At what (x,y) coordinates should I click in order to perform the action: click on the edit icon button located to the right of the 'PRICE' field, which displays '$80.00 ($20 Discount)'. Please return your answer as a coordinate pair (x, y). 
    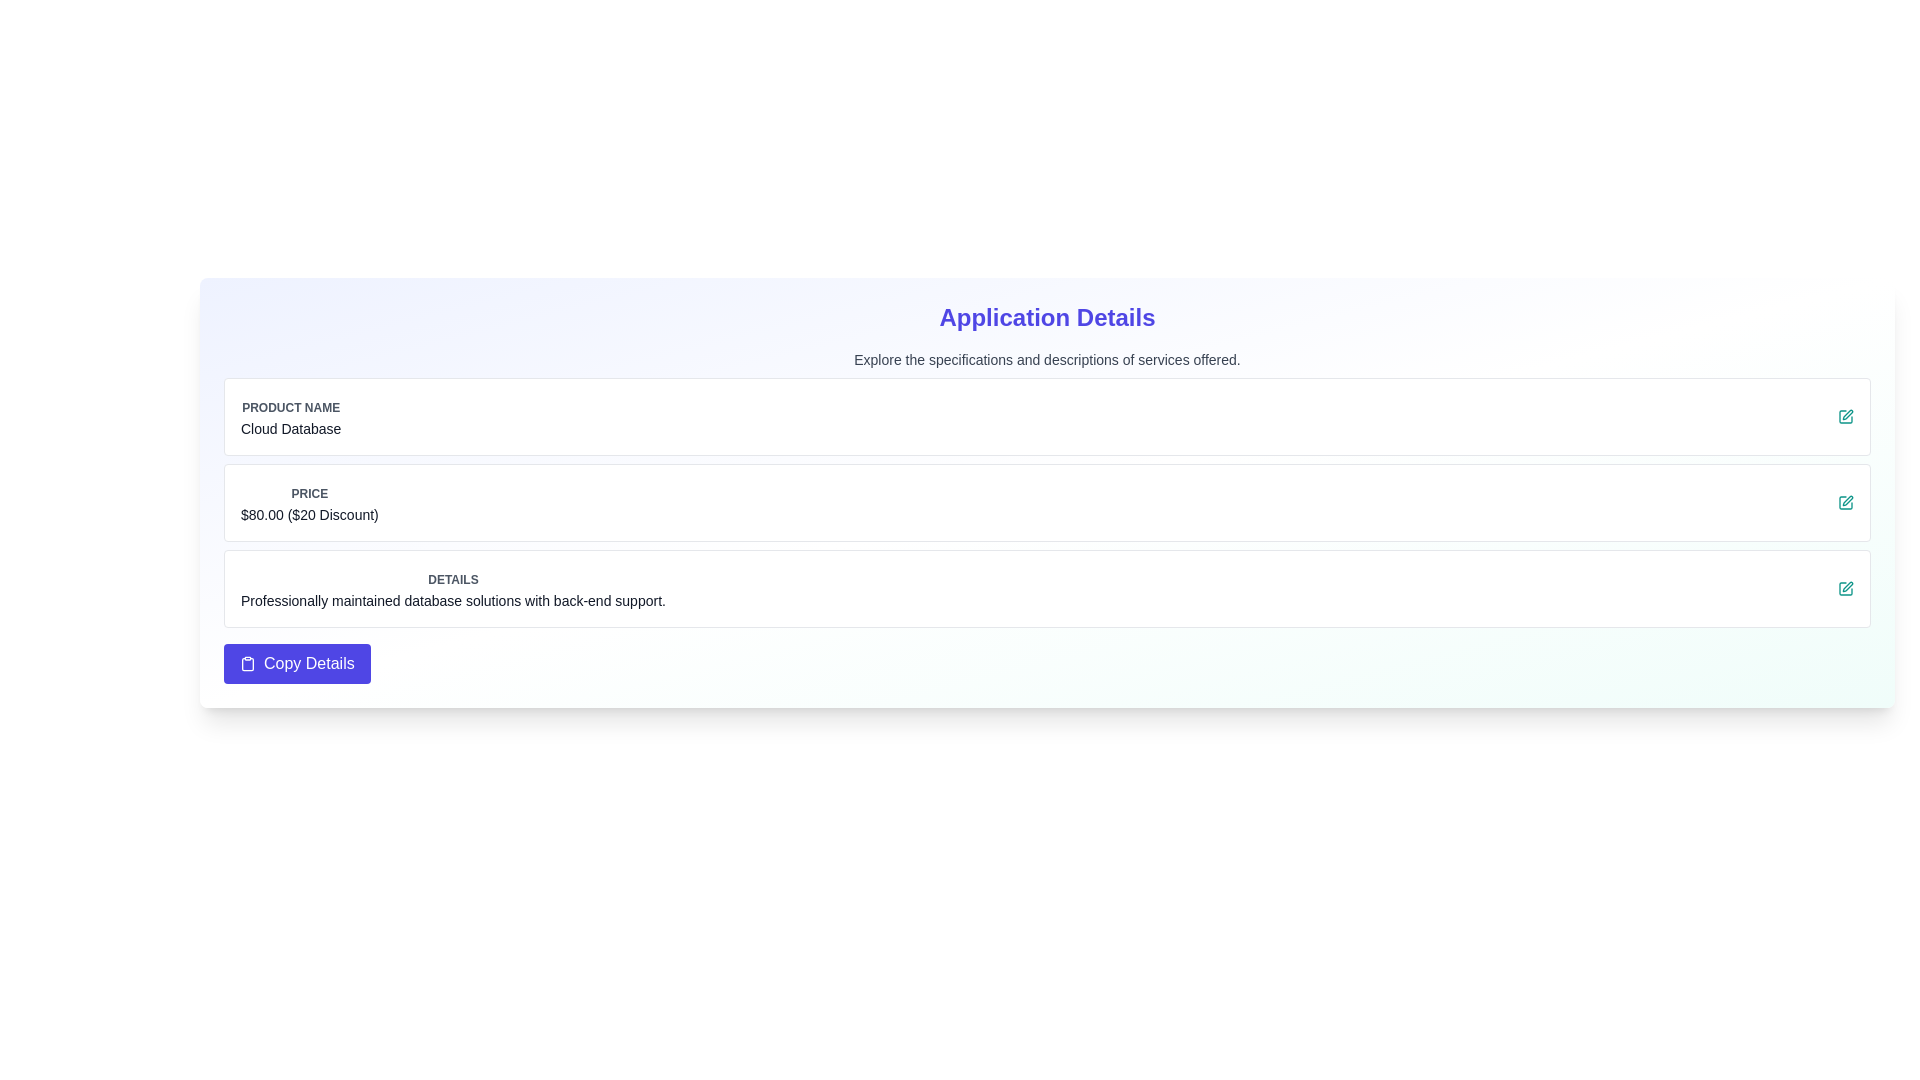
    Looking at the image, I should click on (1845, 501).